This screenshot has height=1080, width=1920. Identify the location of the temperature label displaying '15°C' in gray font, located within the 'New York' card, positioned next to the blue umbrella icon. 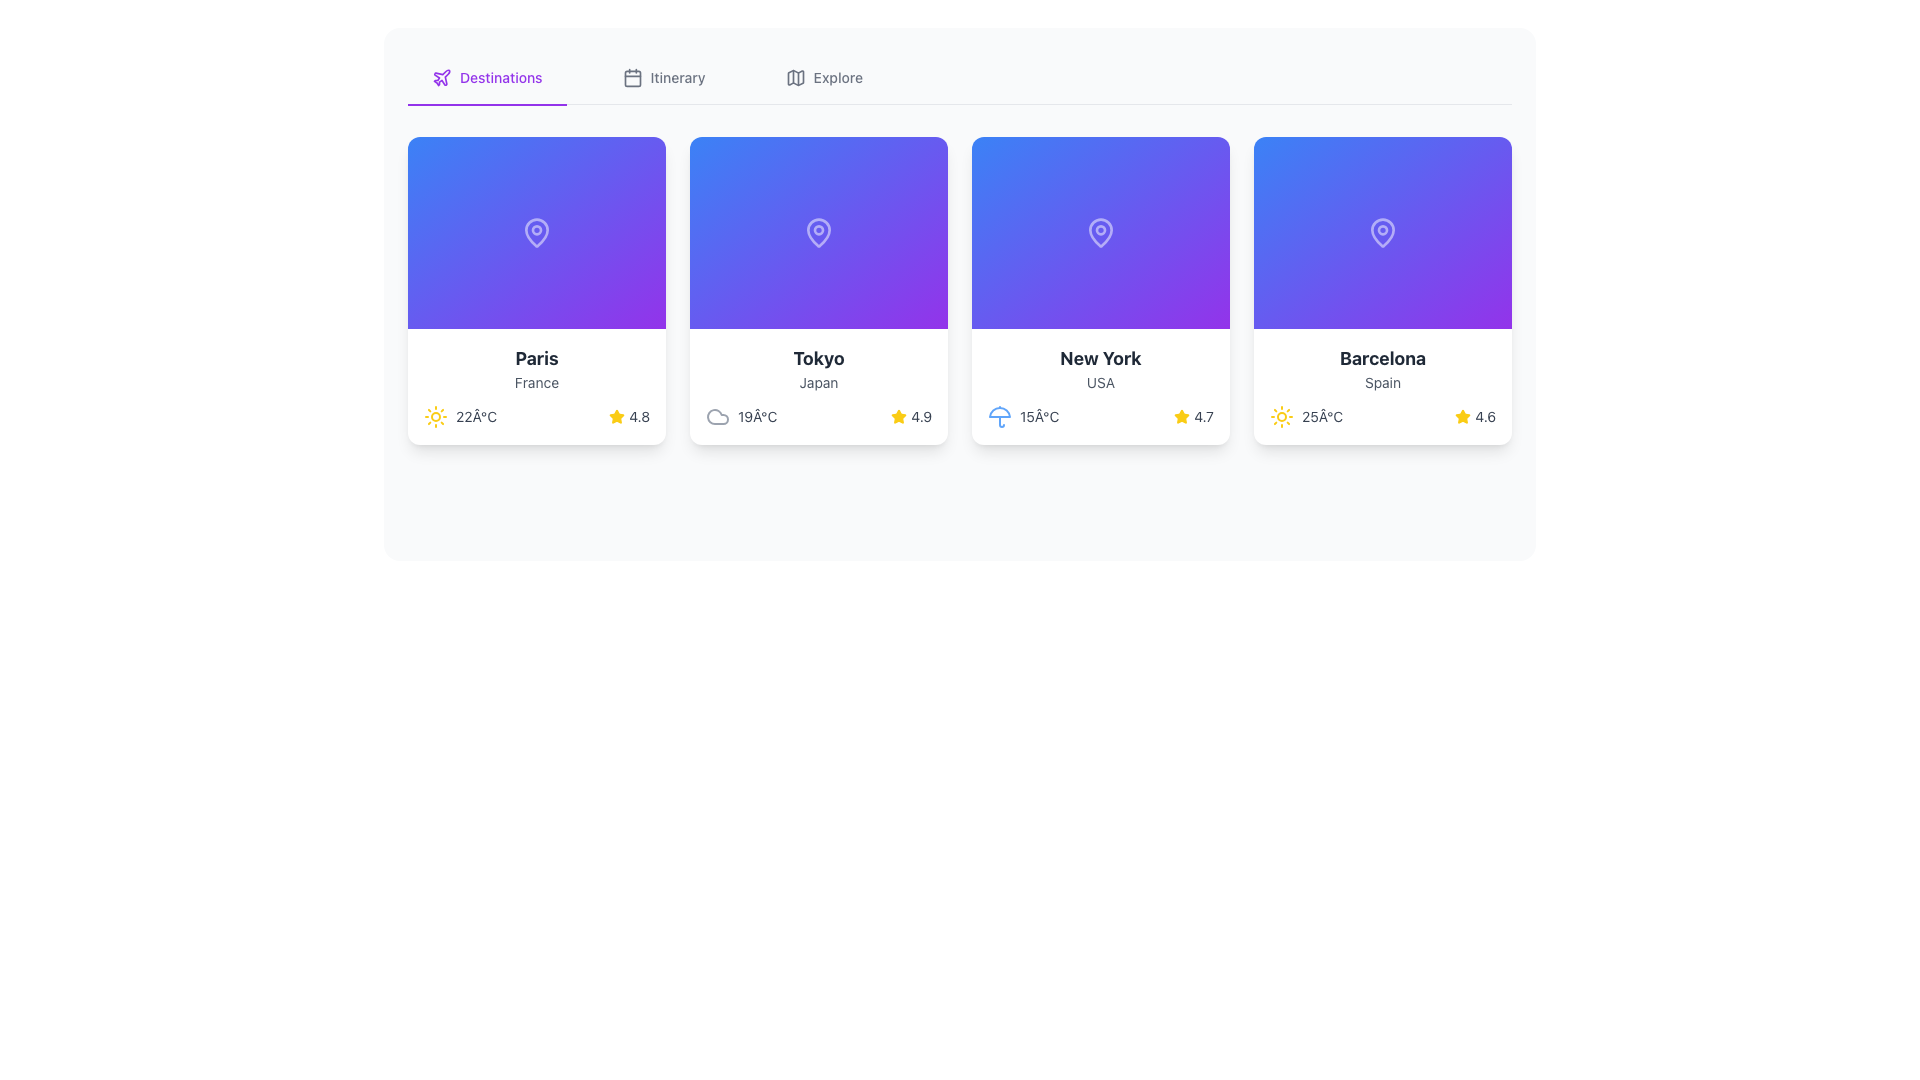
(1023, 415).